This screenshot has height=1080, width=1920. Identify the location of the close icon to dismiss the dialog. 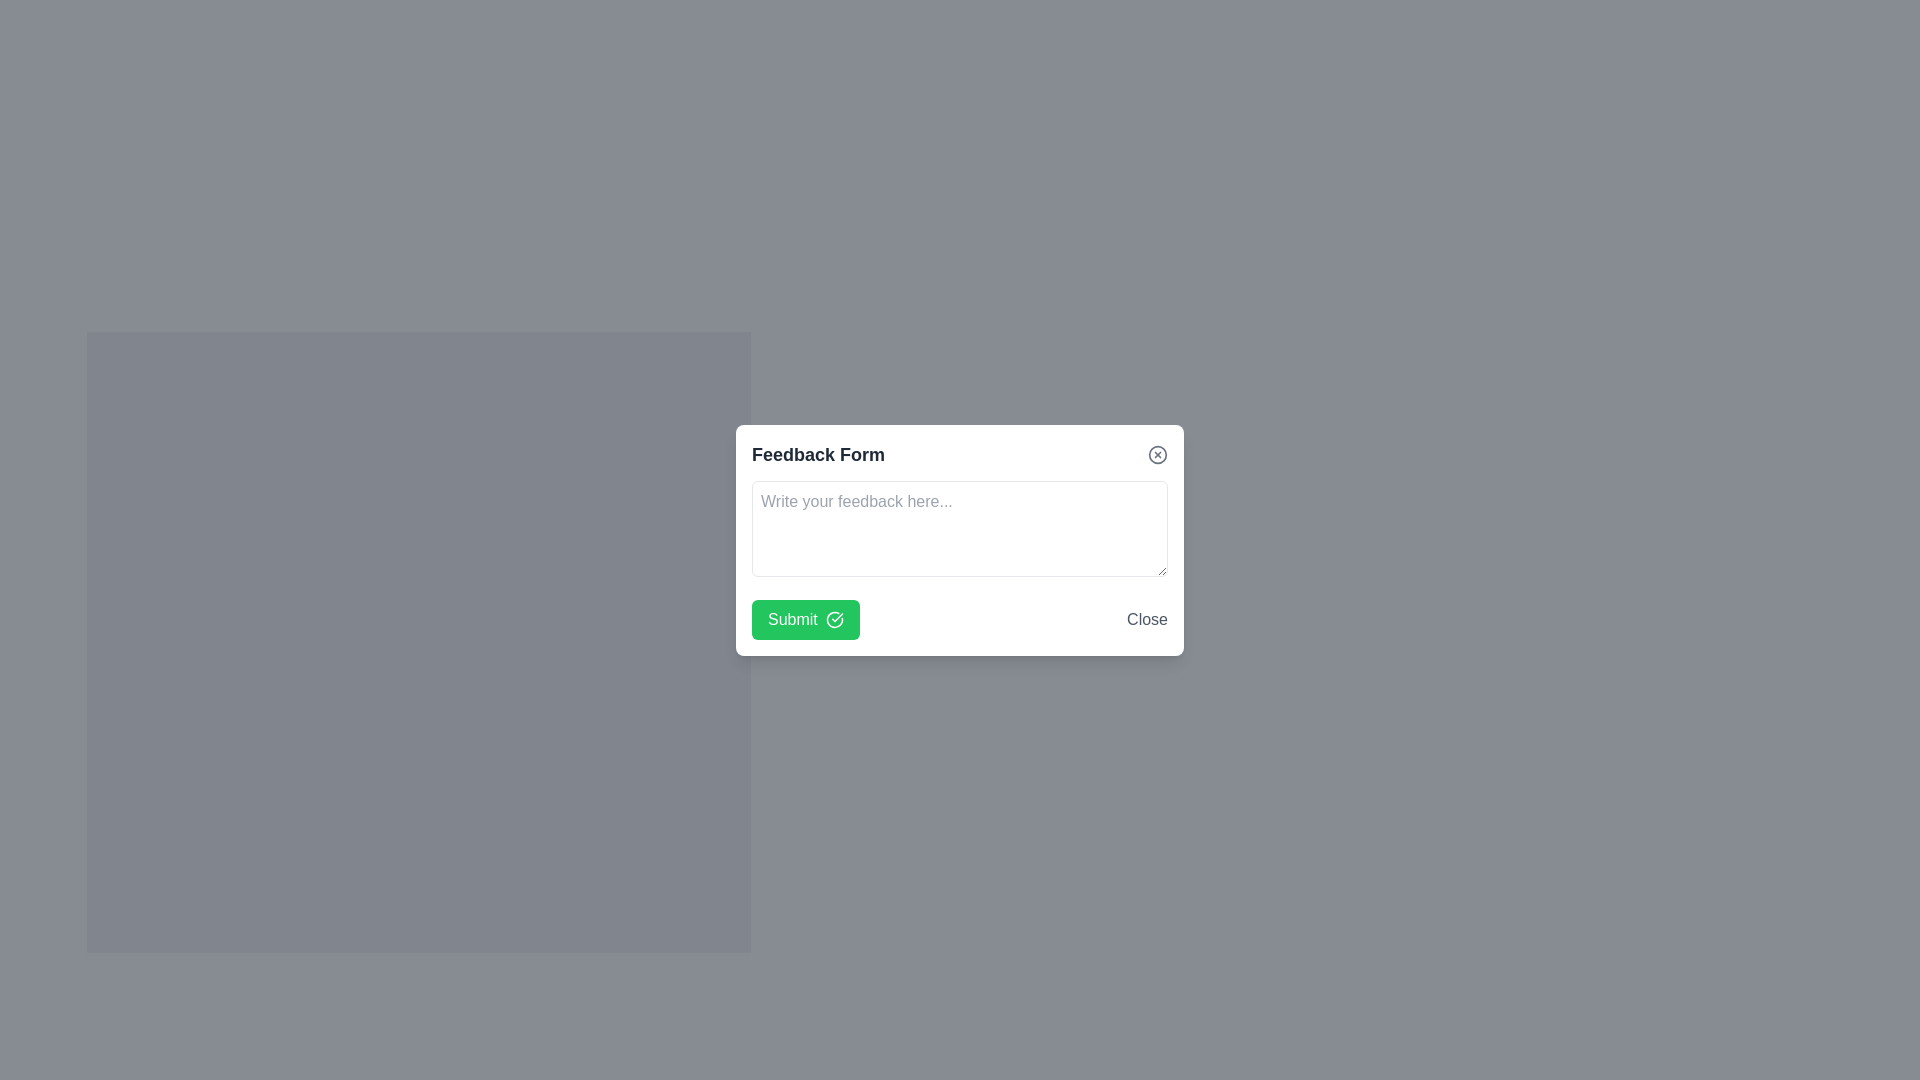
(1157, 454).